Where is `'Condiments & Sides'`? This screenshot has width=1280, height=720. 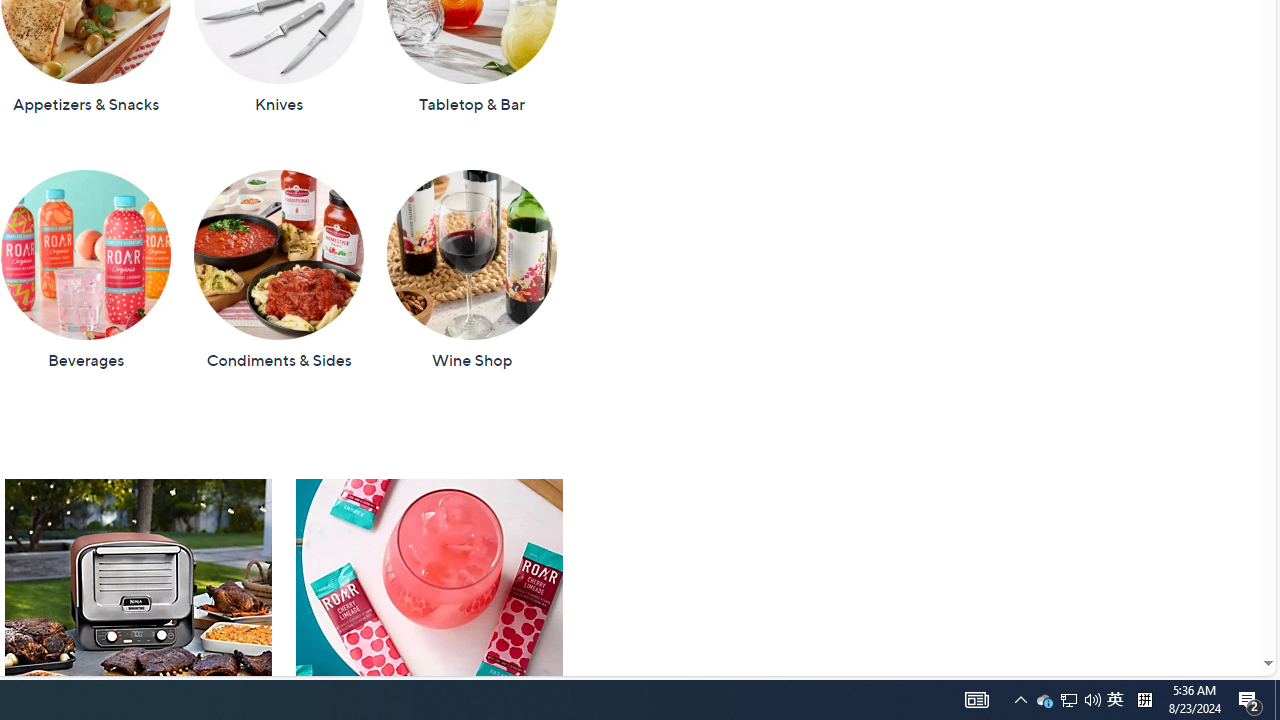 'Condiments & Sides' is located at coordinates (278, 270).